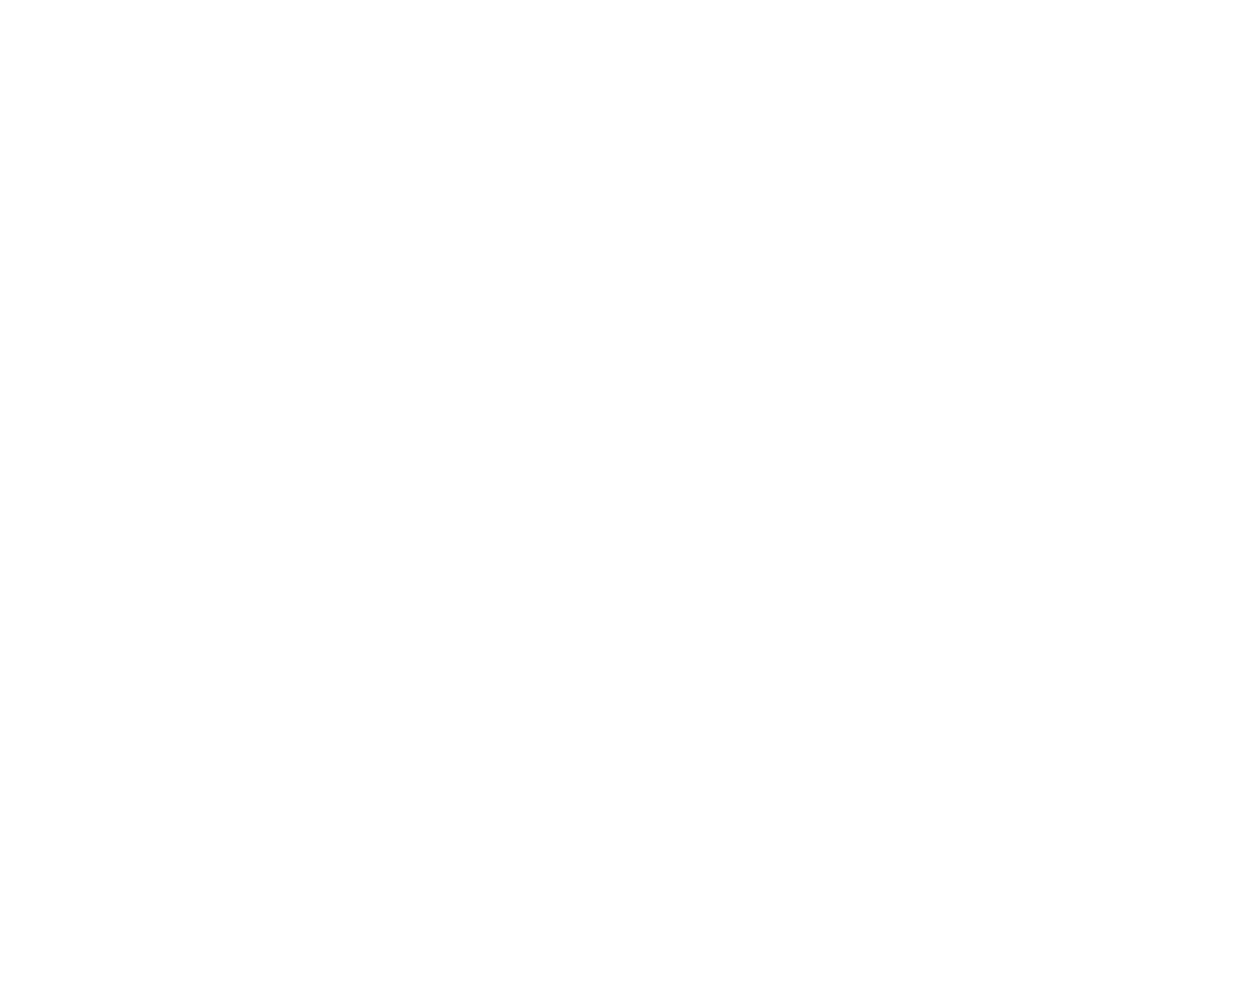 The height and width of the screenshot is (1001, 1250). What do you see at coordinates (643, 331) in the screenshot?
I see `'pressure testing'` at bounding box center [643, 331].